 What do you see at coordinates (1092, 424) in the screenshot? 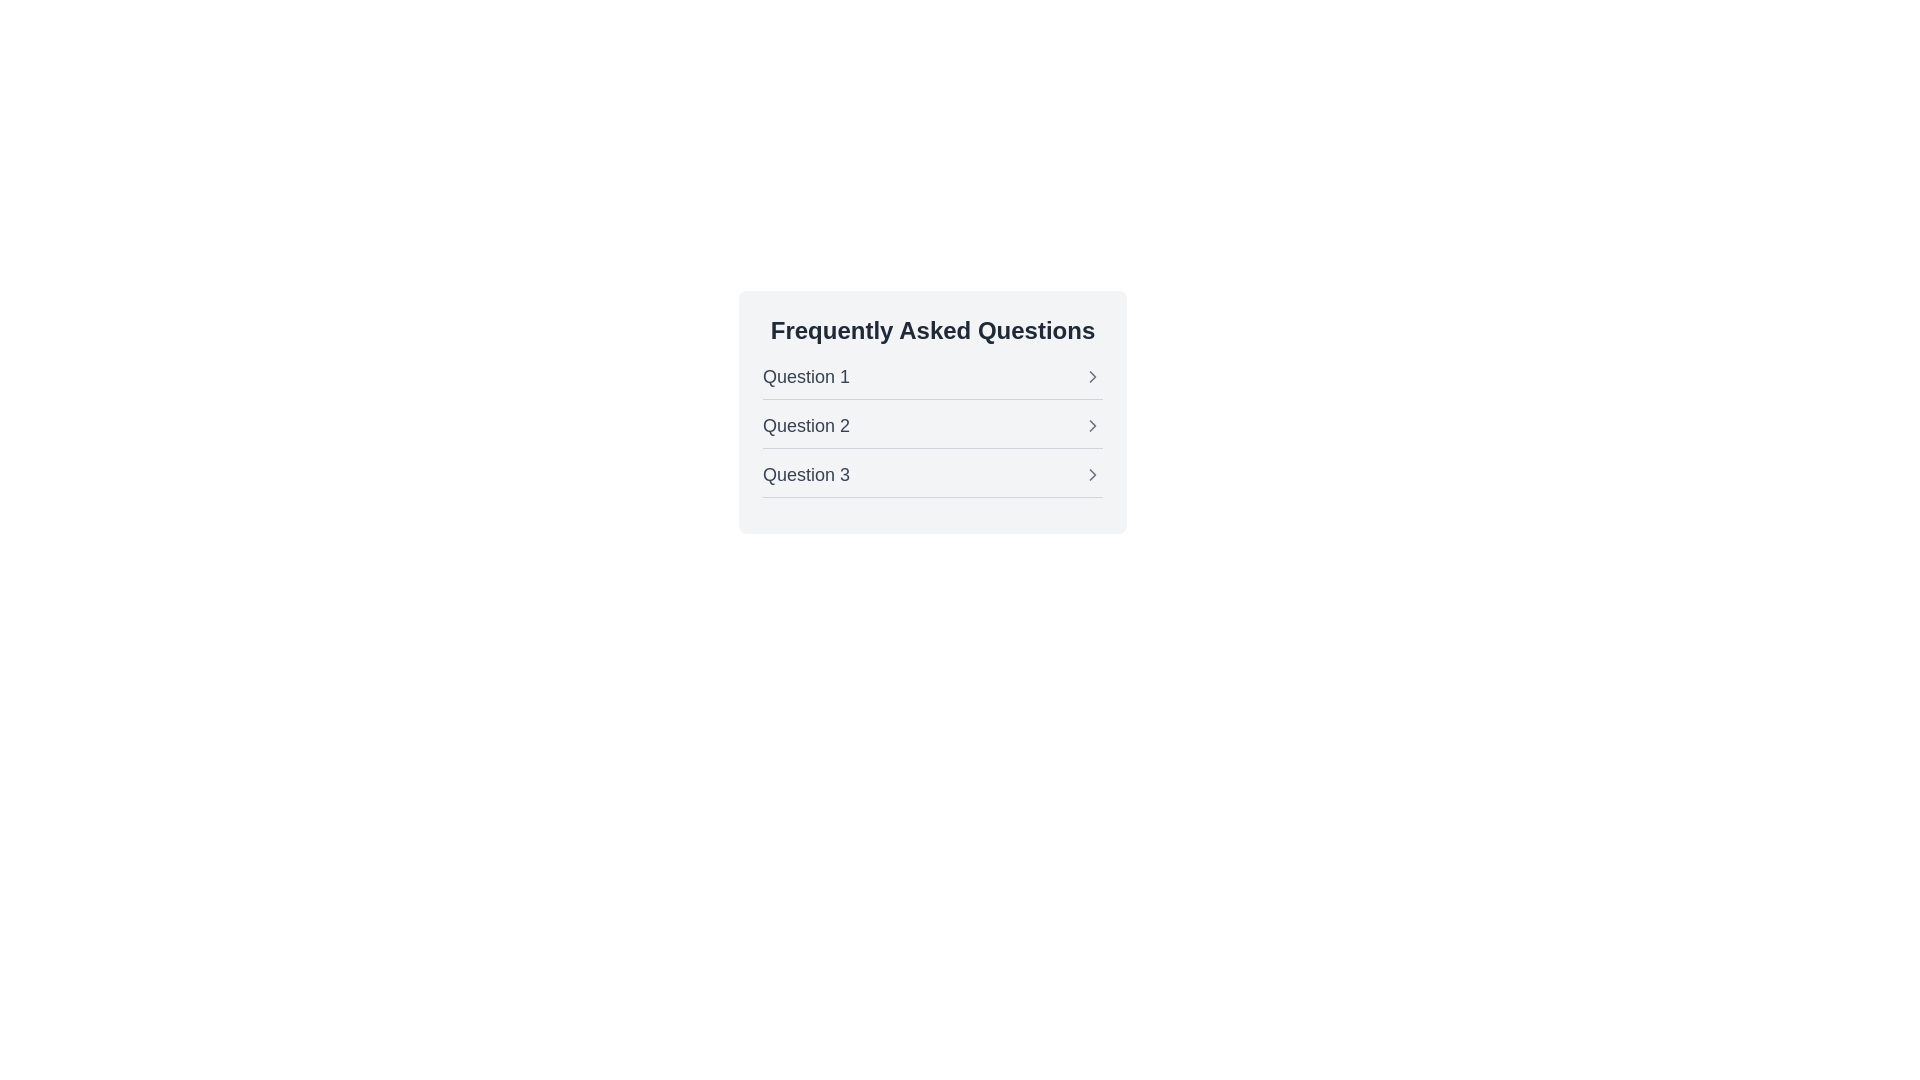
I see `the interactive icon located on the same row as 'Question 2'` at bounding box center [1092, 424].